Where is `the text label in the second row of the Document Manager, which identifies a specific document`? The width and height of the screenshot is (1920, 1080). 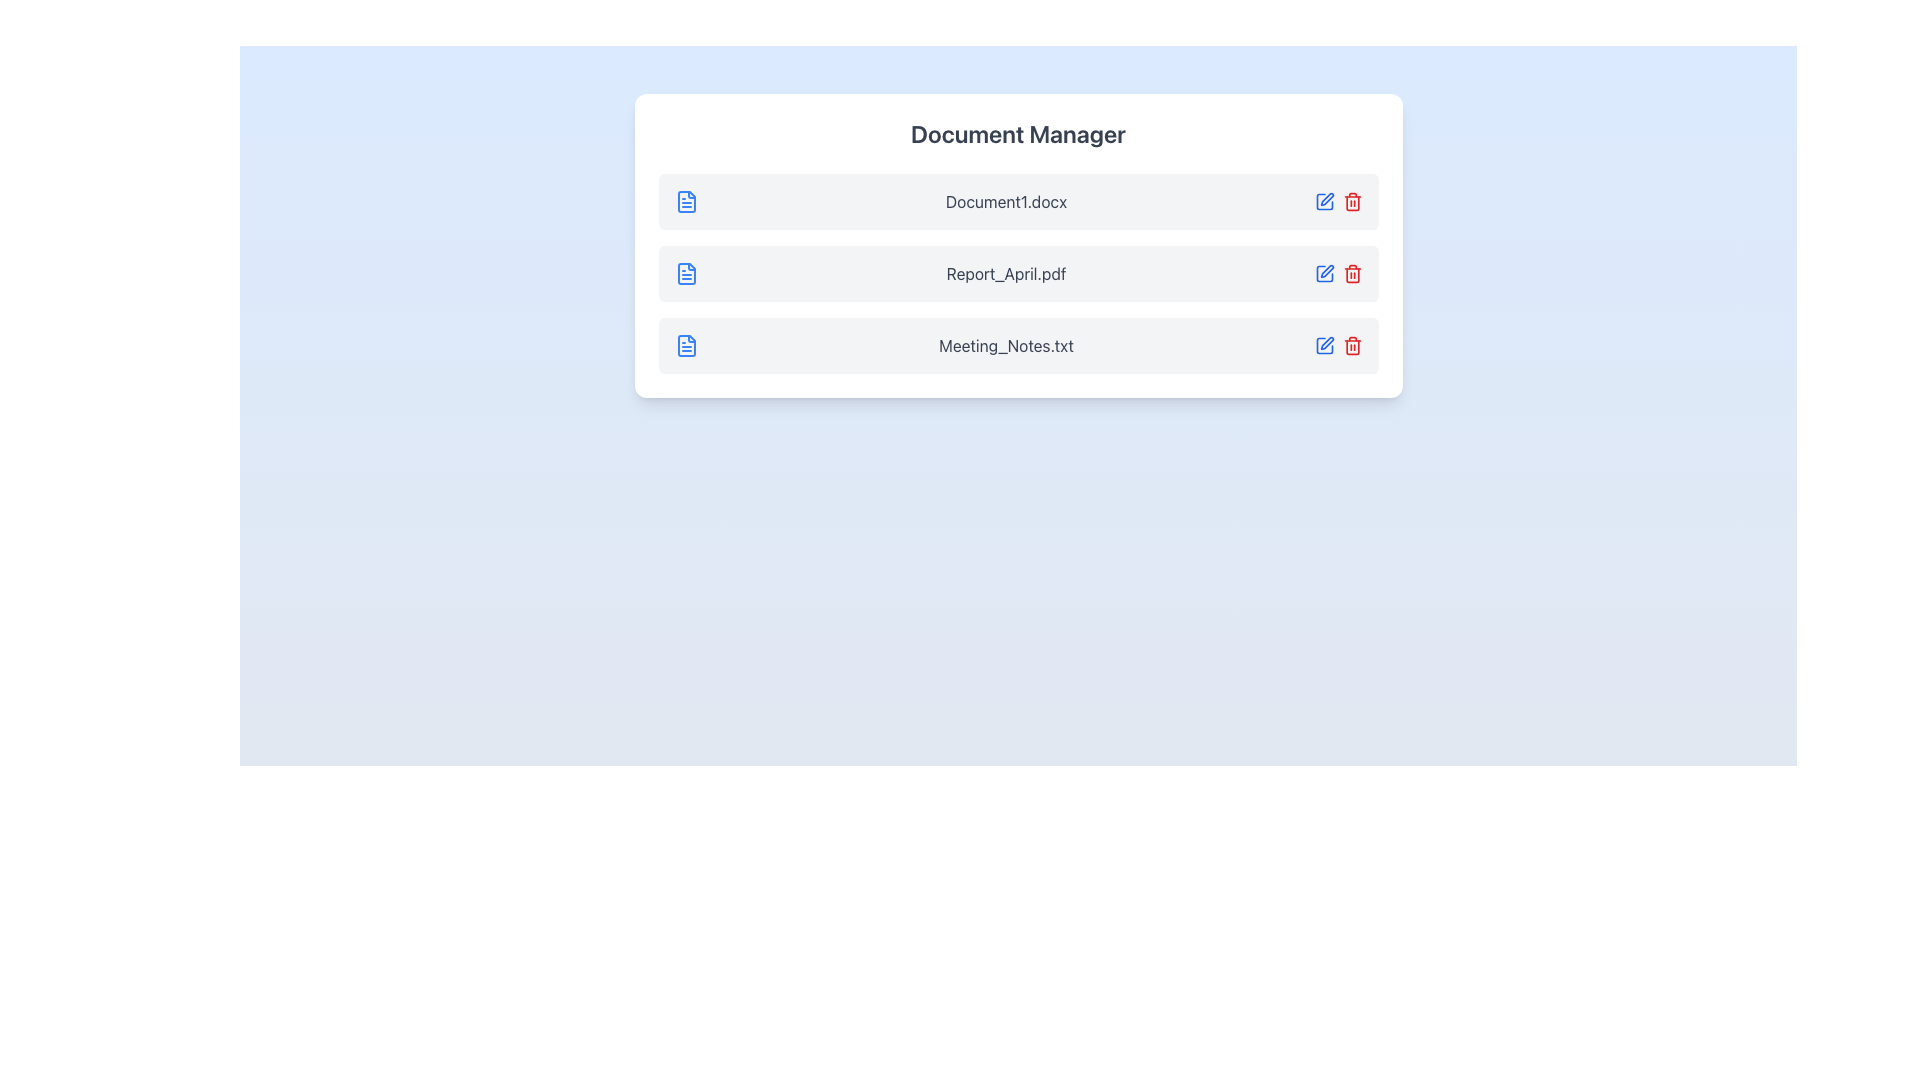 the text label in the second row of the Document Manager, which identifies a specific document is located at coordinates (1006, 273).